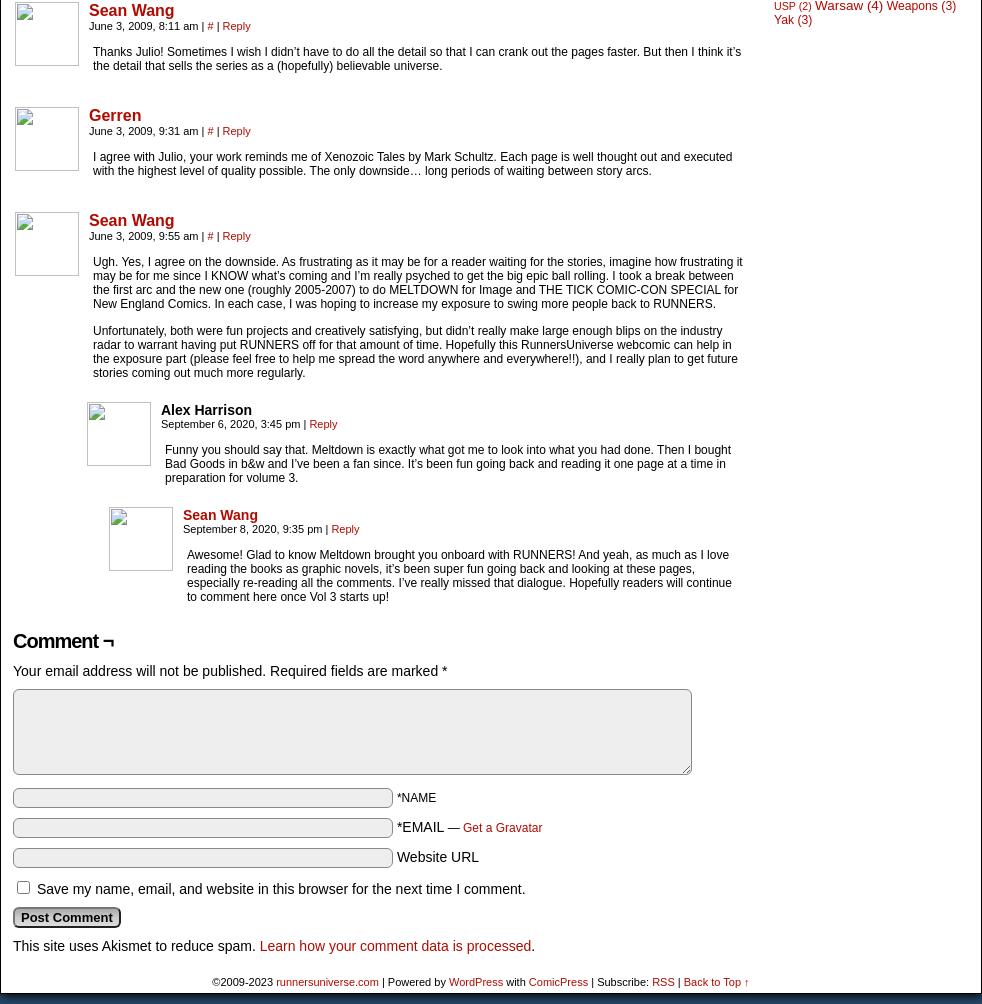  Describe the element at coordinates (163, 462) in the screenshot. I see `'Funny you should say that. Meltdown is exactly what got me to look into what you had done. Then I bought Bad Goods in b&w and I’ve been a fan since. It’s been fun going back and reading it one page at a time in preparation for volume 3.'` at that location.